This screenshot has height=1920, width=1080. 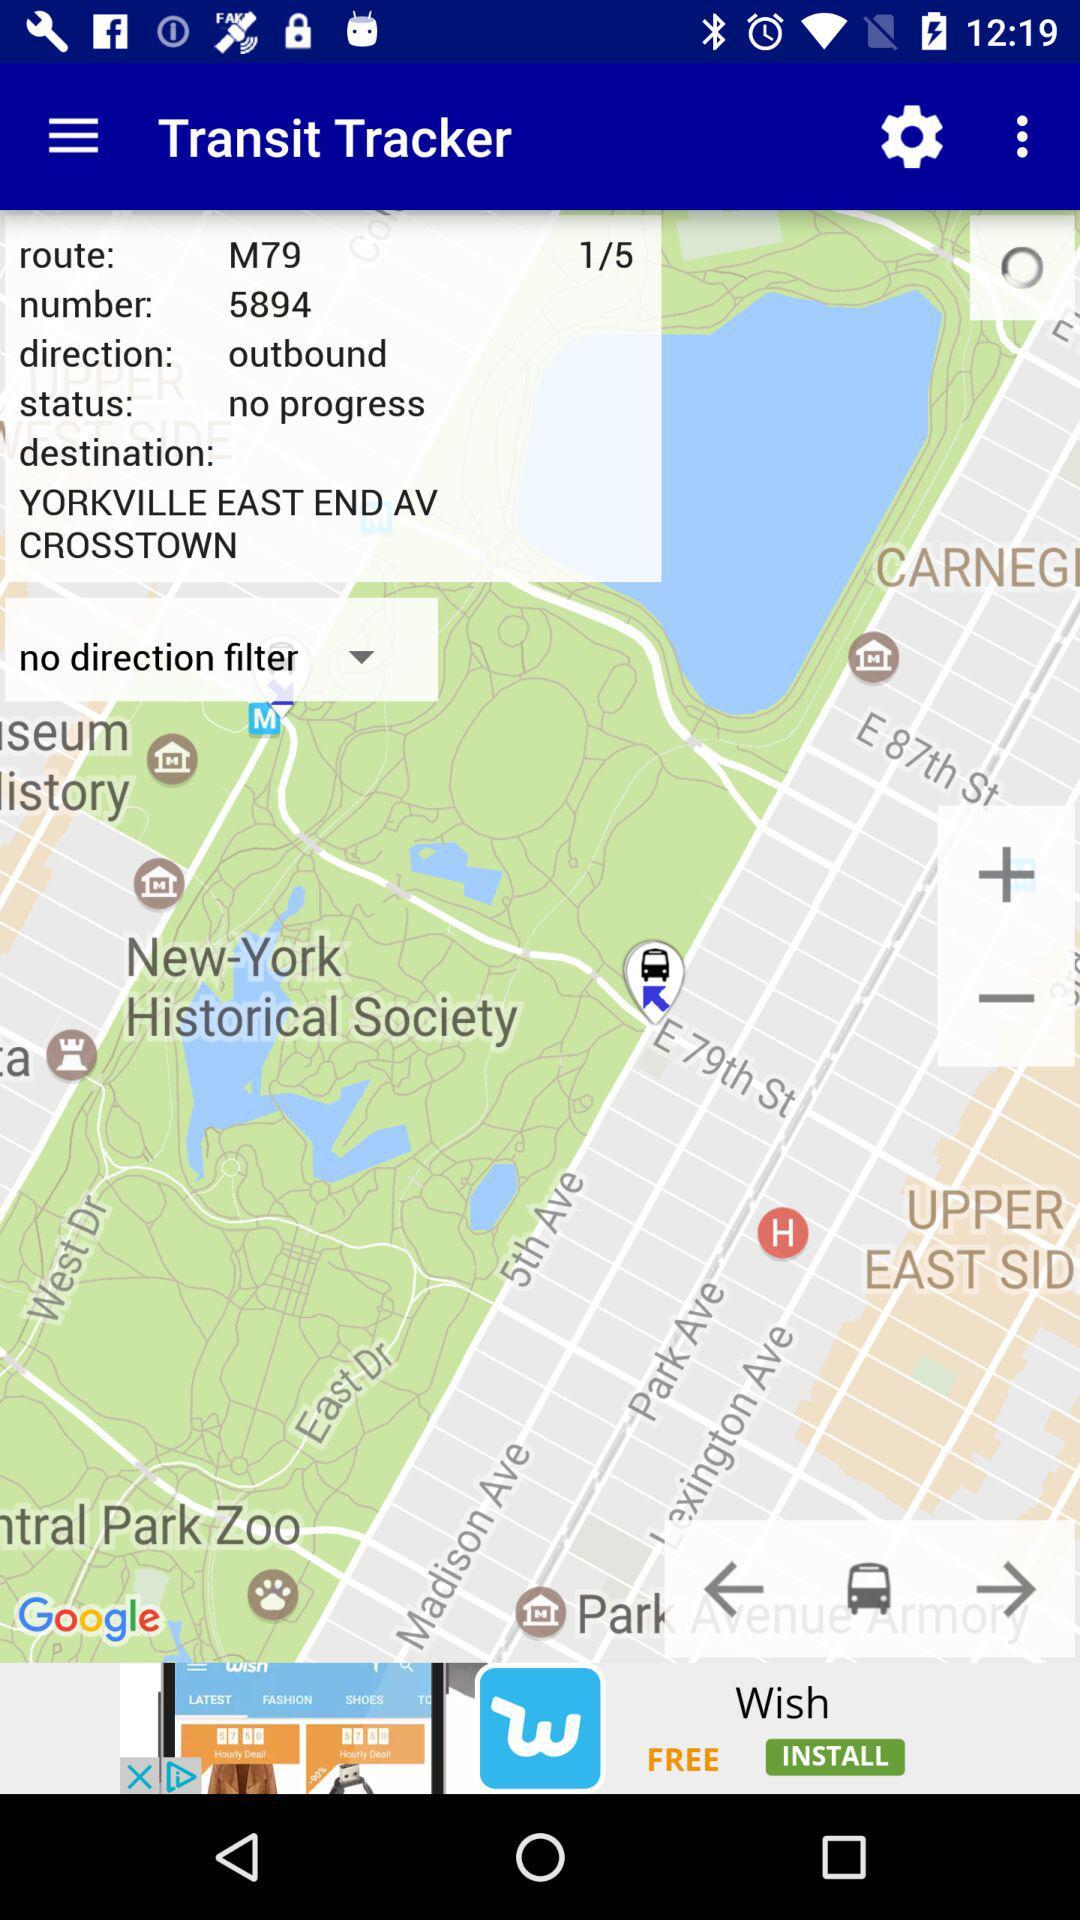 What do you see at coordinates (540, 1727) in the screenshot?
I see `advertisements button` at bounding box center [540, 1727].